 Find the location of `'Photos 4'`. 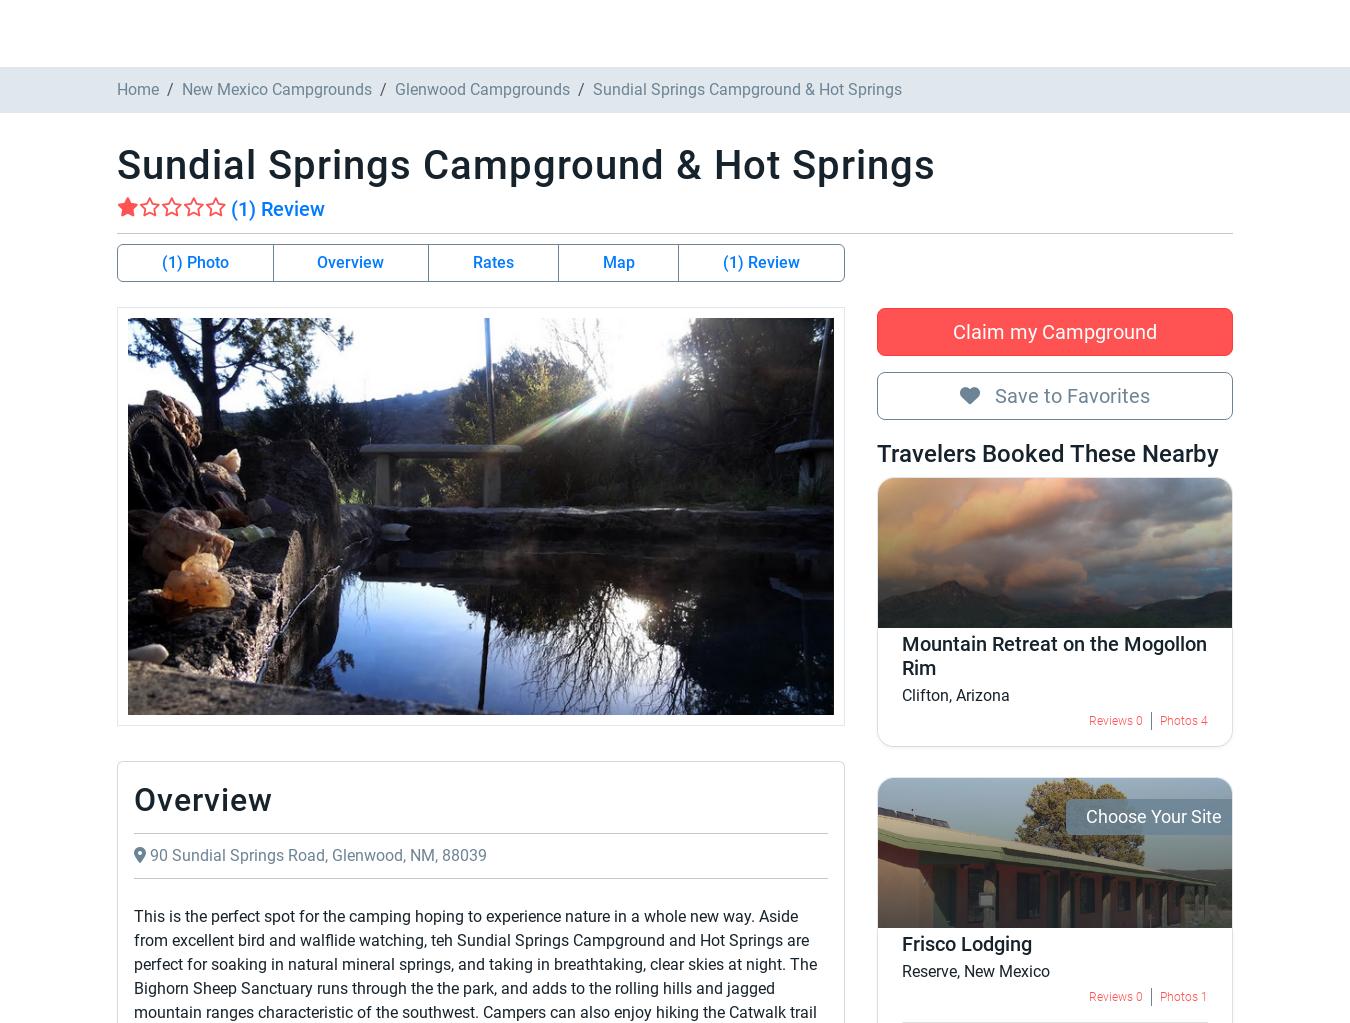

'Photos 4' is located at coordinates (419, 685).